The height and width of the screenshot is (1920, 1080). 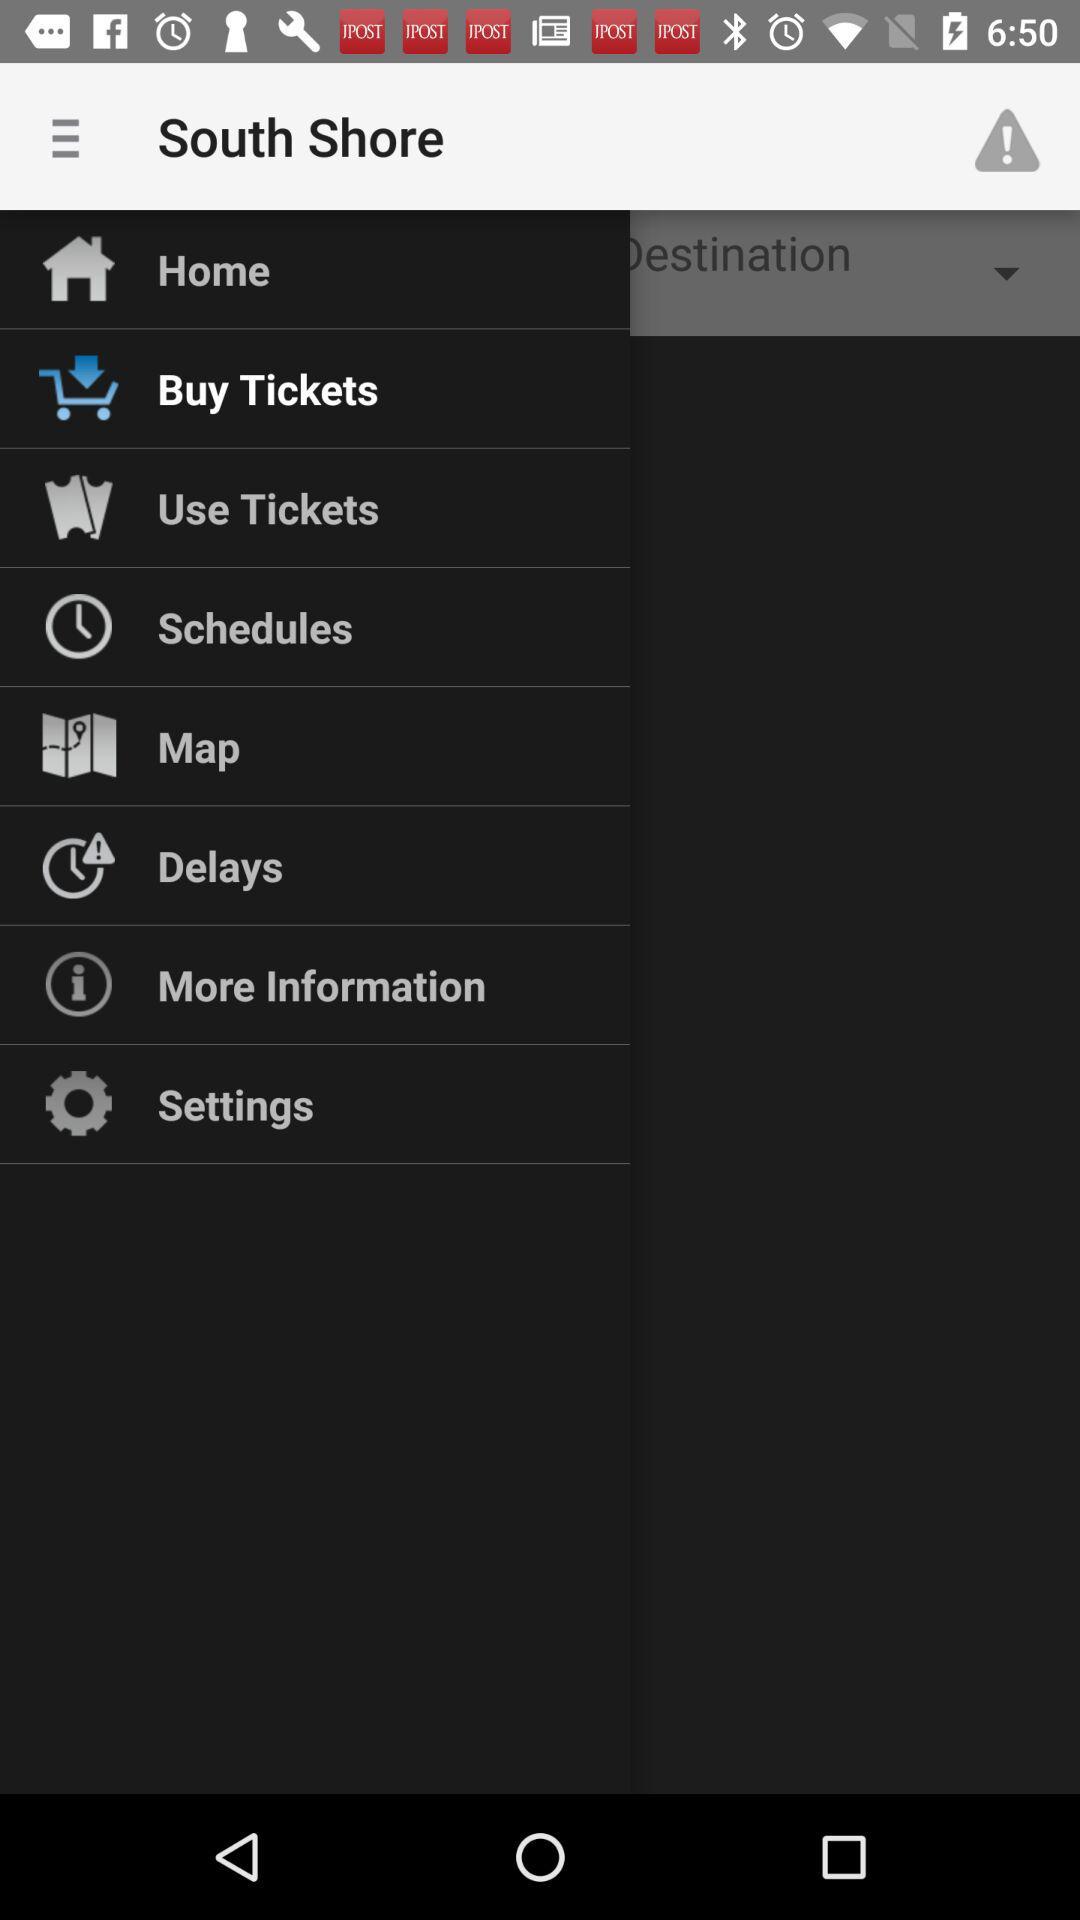 What do you see at coordinates (841, 272) in the screenshot?
I see `destination` at bounding box center [841, 272].